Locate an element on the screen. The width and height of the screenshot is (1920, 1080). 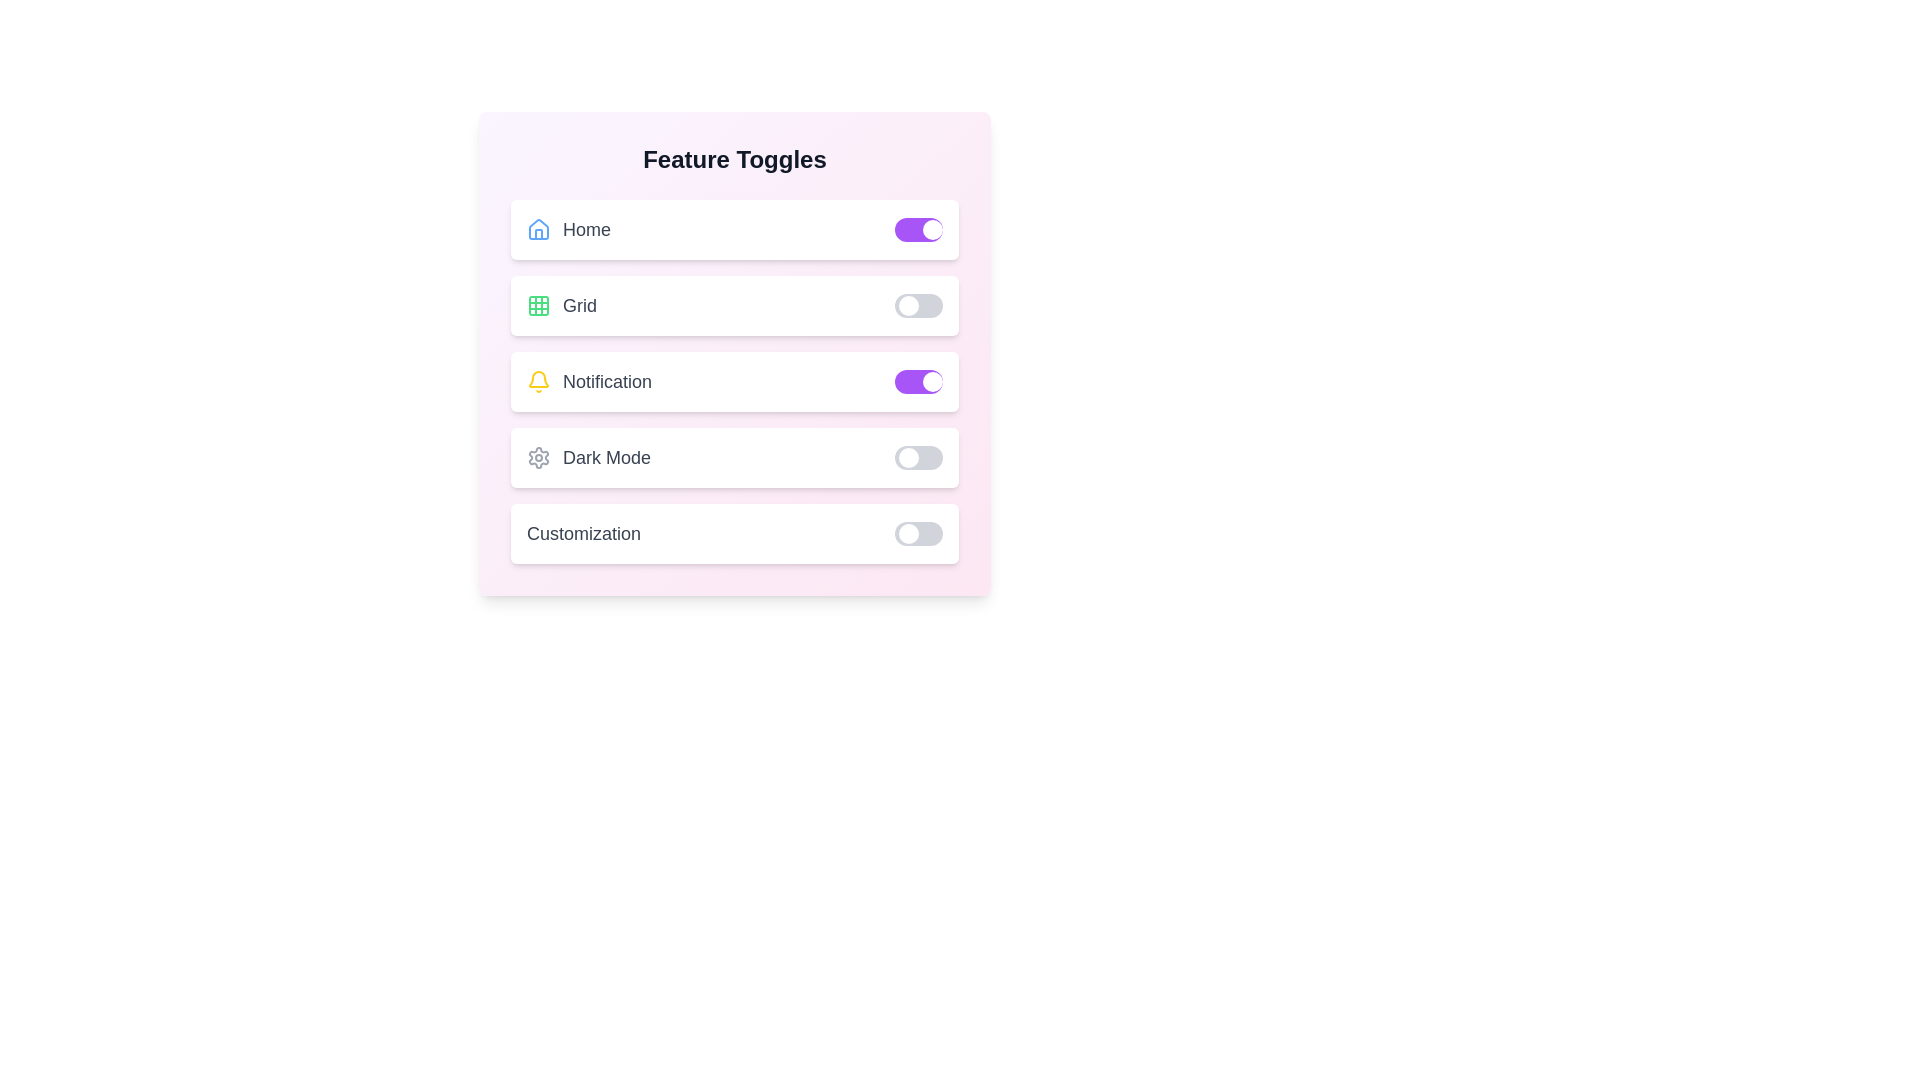
the toggle switch for the 'Grid' functionality located in the second row of toggleable features is located at coordinates (917, 305).